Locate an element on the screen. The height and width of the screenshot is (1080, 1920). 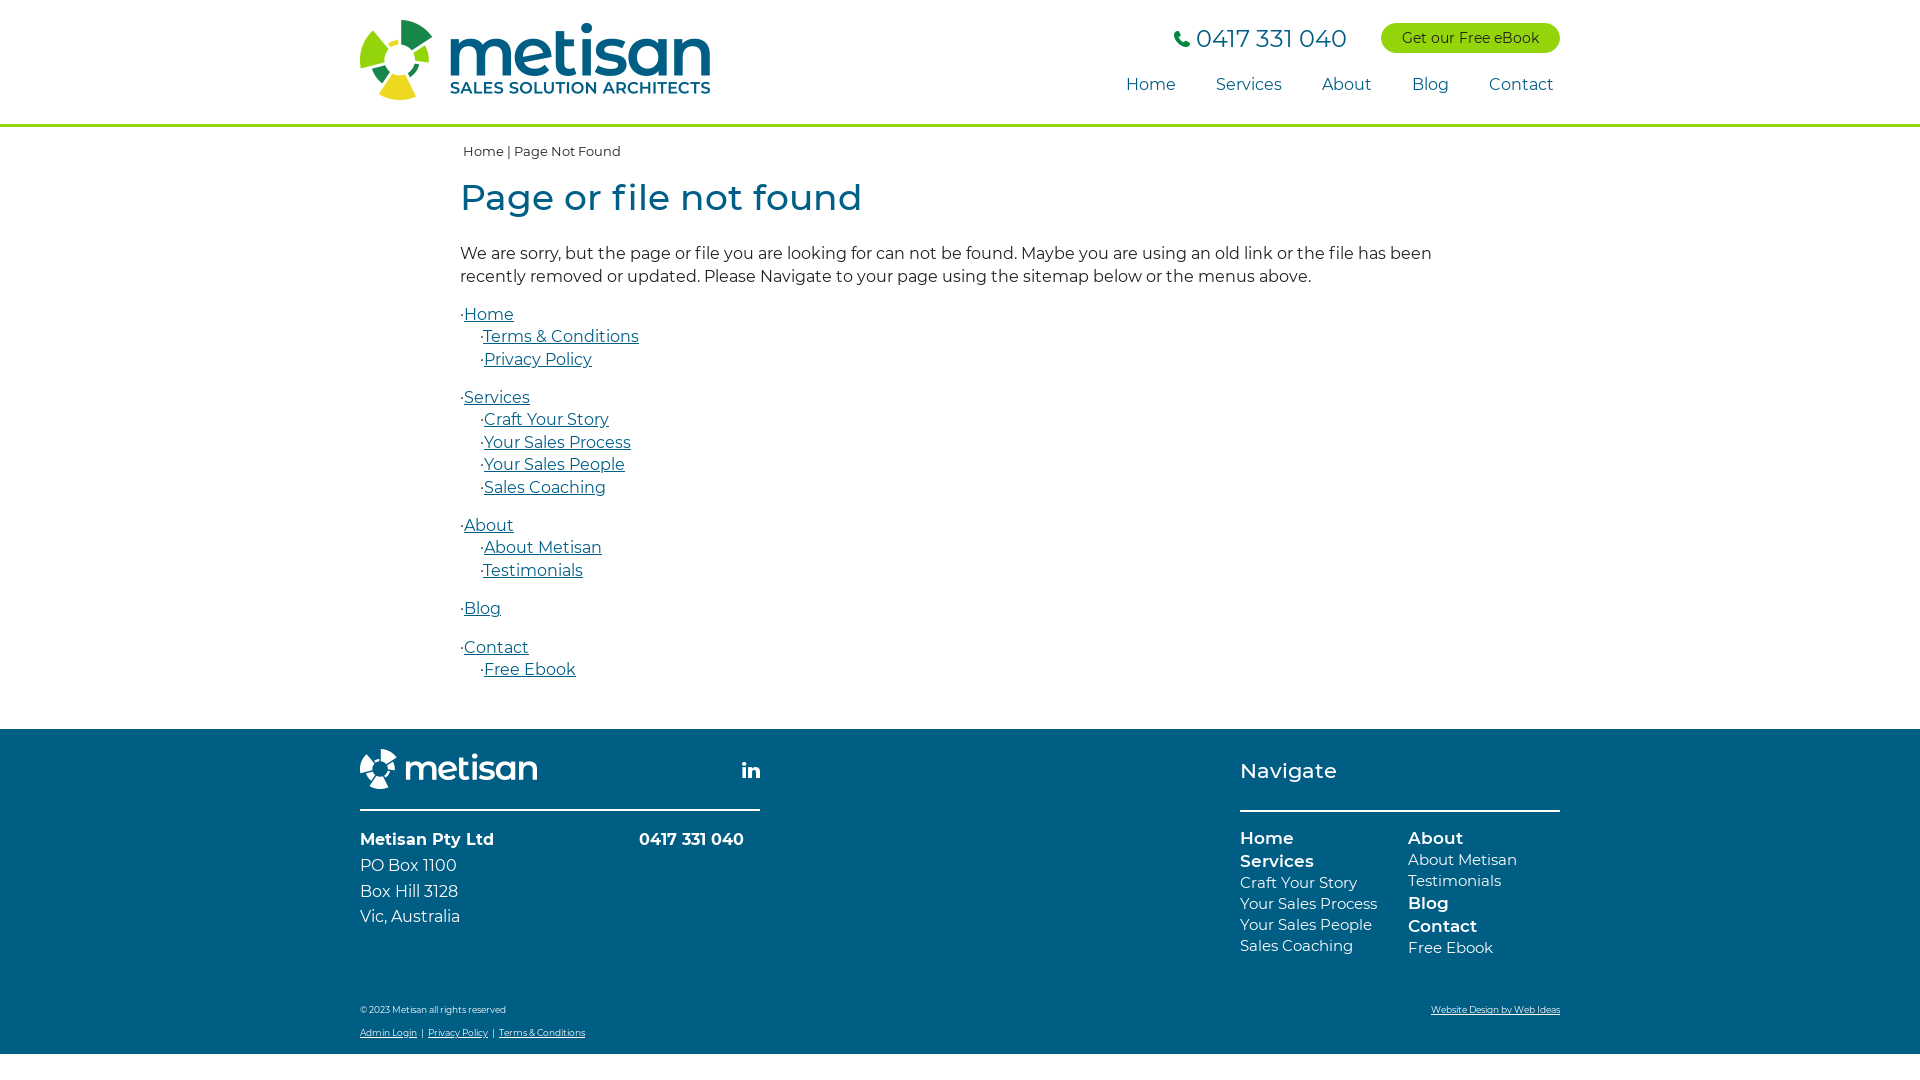
'Privacy Policy' is located at coordinates (456, 1032).